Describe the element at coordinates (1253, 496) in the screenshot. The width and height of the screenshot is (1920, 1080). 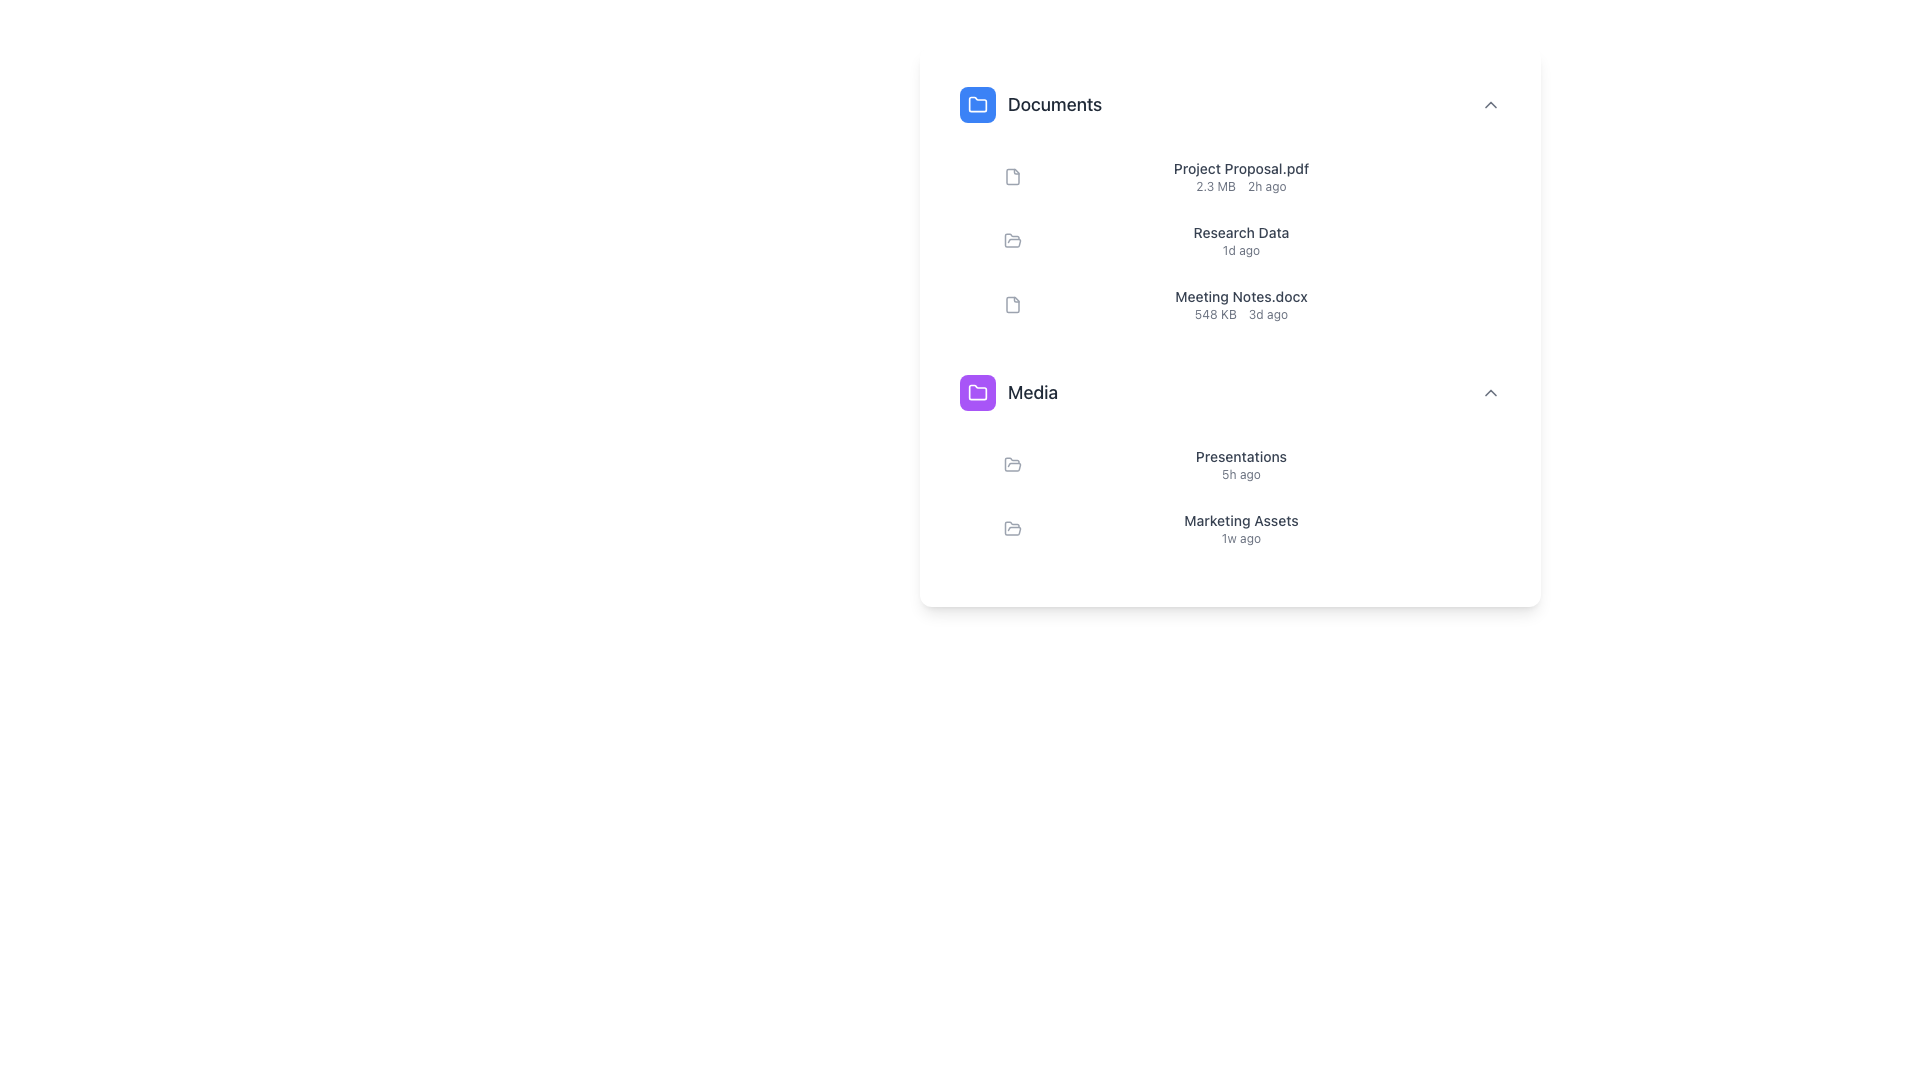
I see `the second entry in the 'Media' section of the list, which is located between 'Presentations' and 'Marketing Assets'` at that location.